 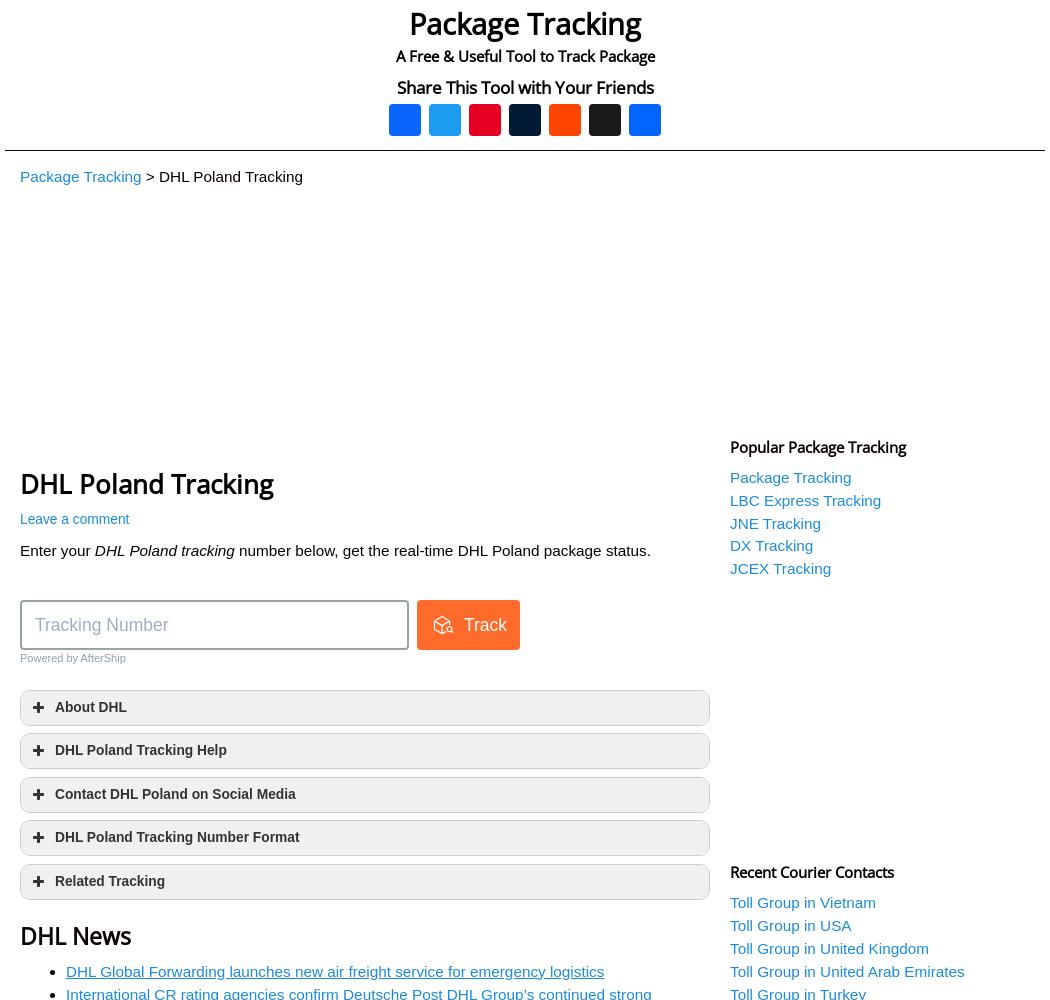 I want to click on 'Contact DHL Poland on Social Media', so click(x=175, y=793).